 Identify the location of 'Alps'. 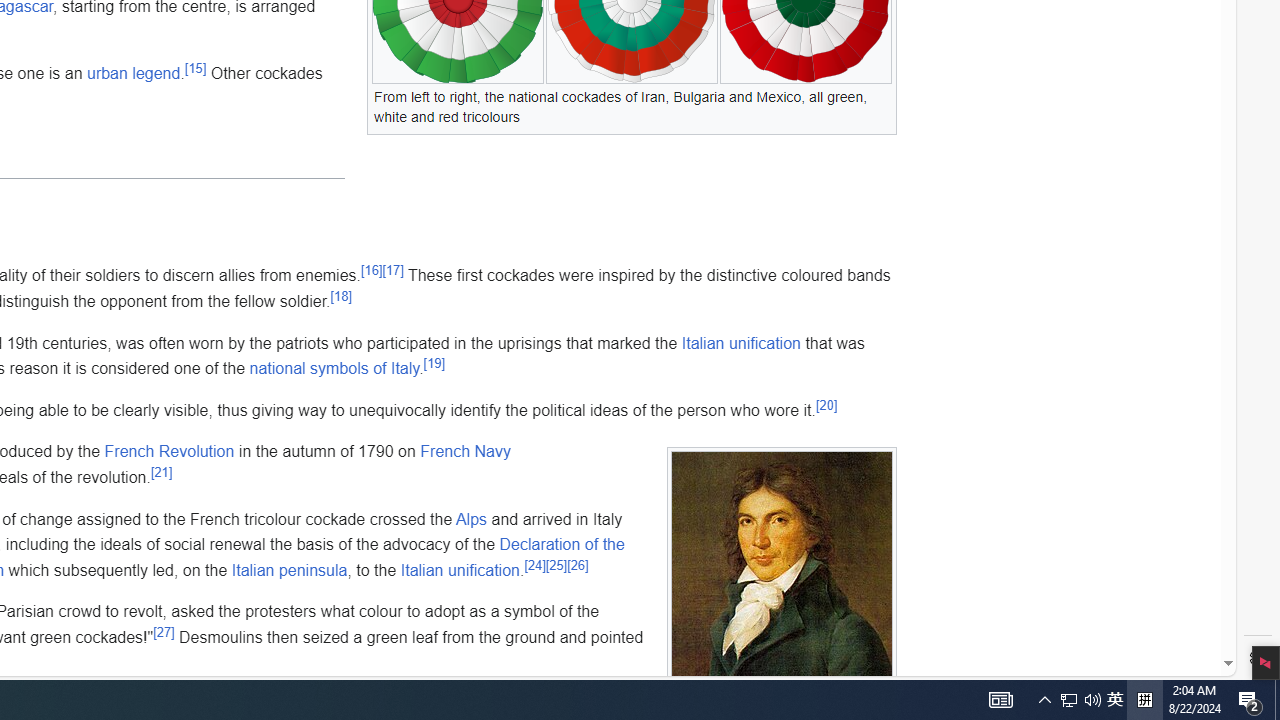
(470, 517).